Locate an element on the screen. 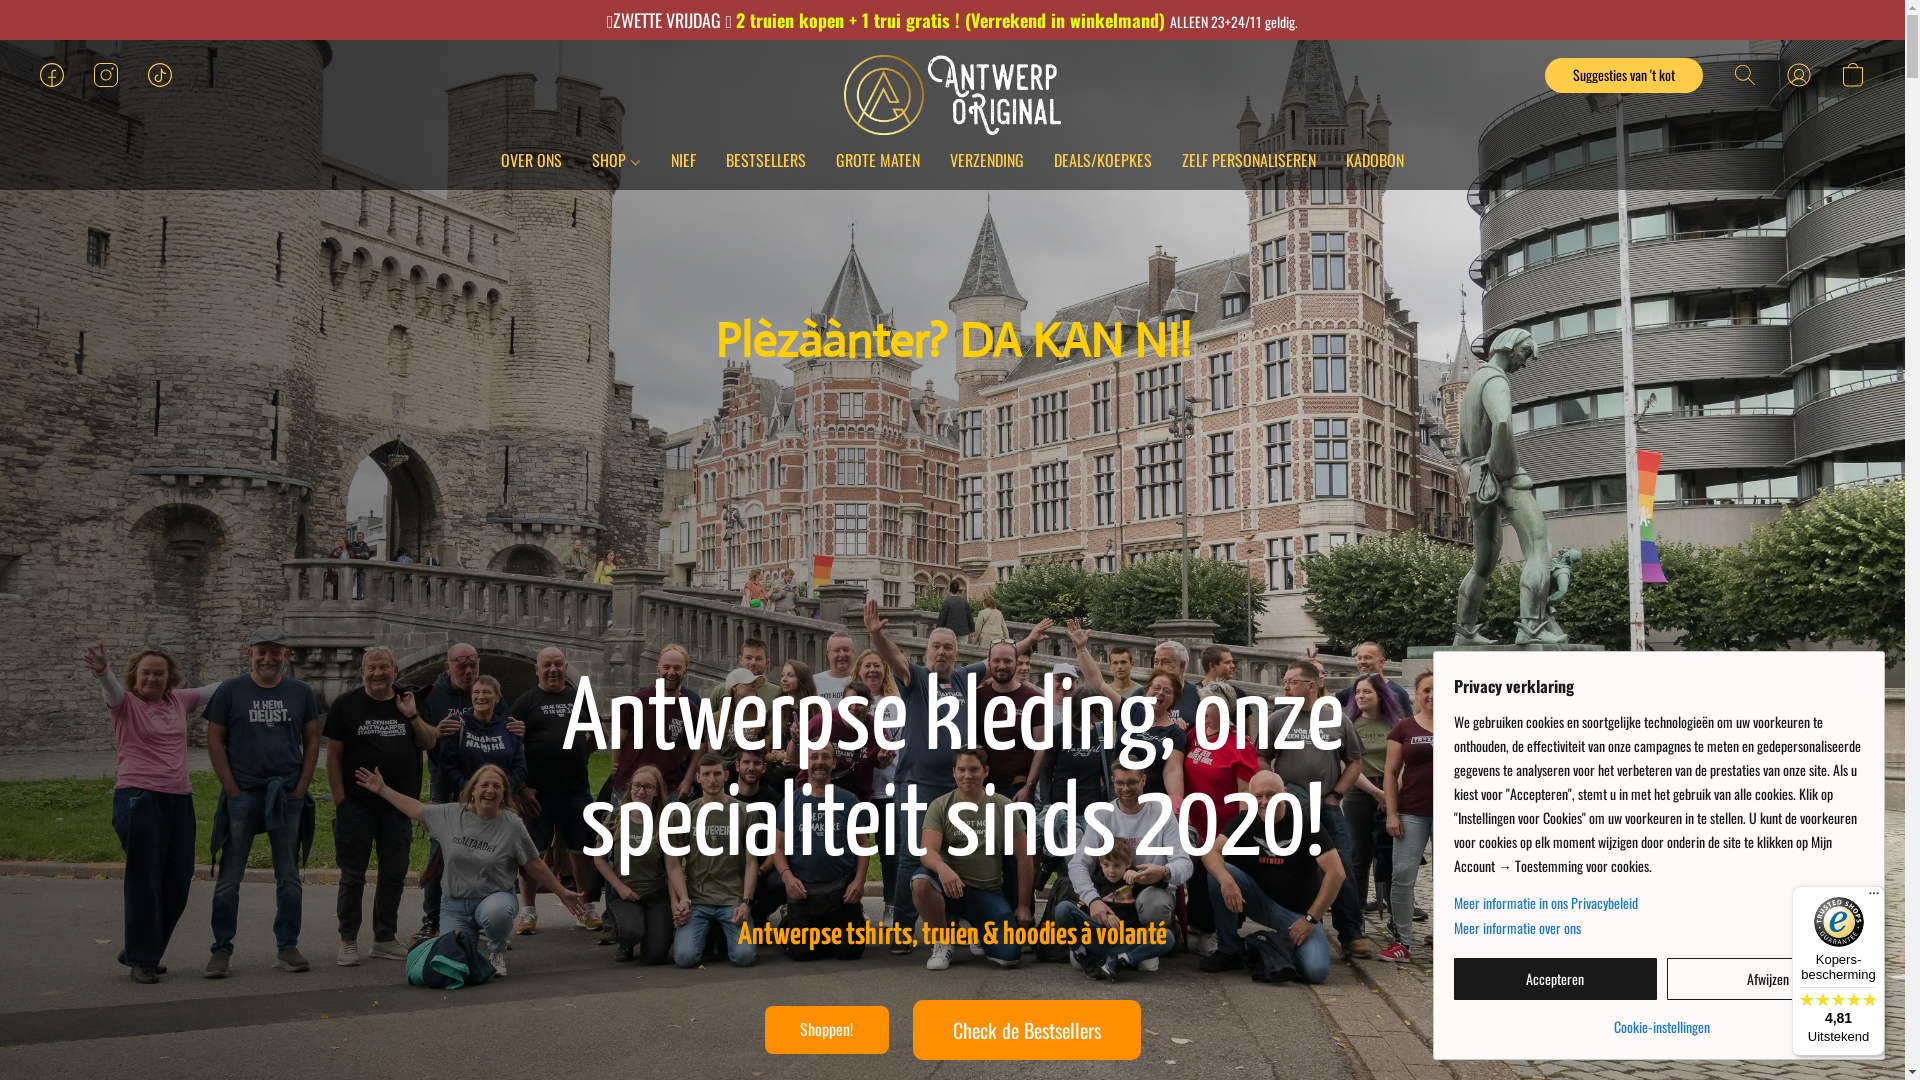 Image resolution: width=1920 pixels, height=1080 pixels. 'SHOP' is located at coordinates (614, 158).